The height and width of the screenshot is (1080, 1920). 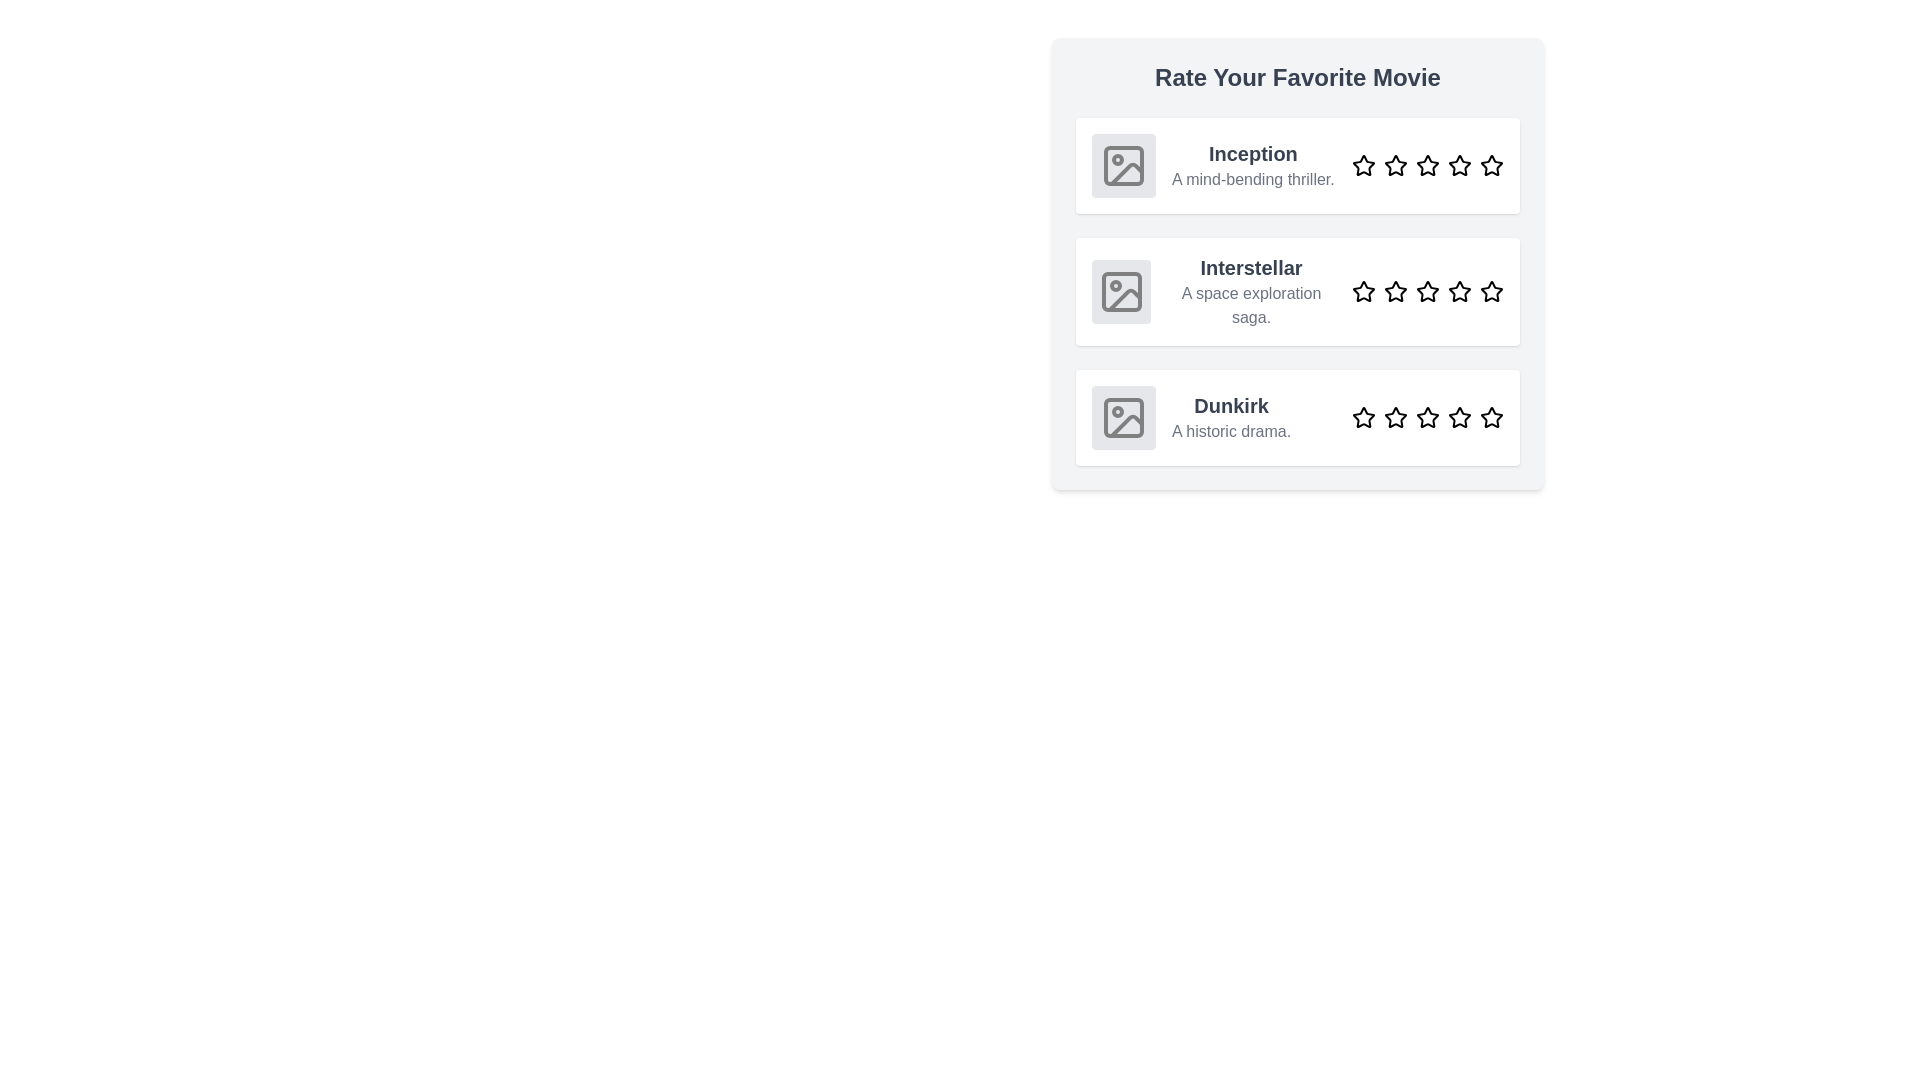 I want to click on the Text label containing the title 'Interstellar' and the subtitle 'A space exploration saga', which is centrally located in the second row of movie ratings, positioned between 'Inception' and 'Dunkirk', so click(x=1250, y=292).